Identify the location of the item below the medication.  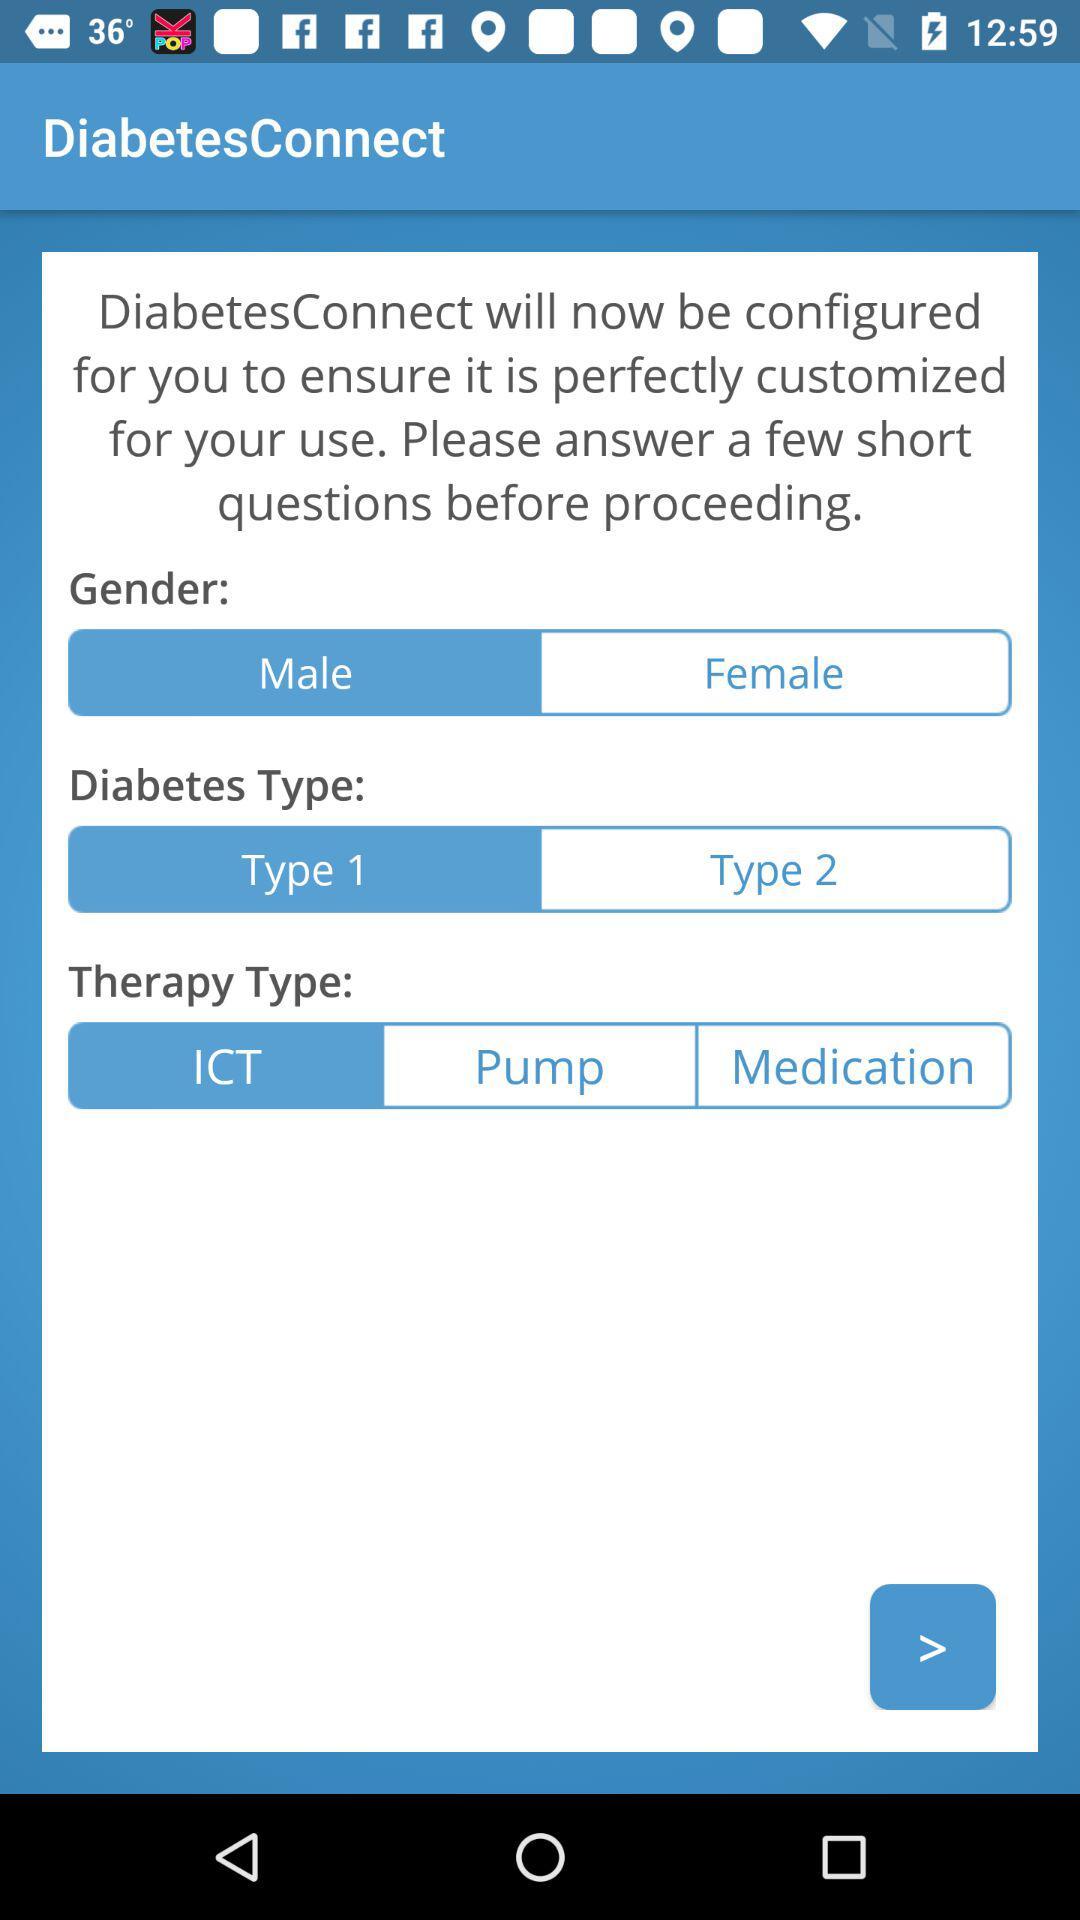
(933, 1646).